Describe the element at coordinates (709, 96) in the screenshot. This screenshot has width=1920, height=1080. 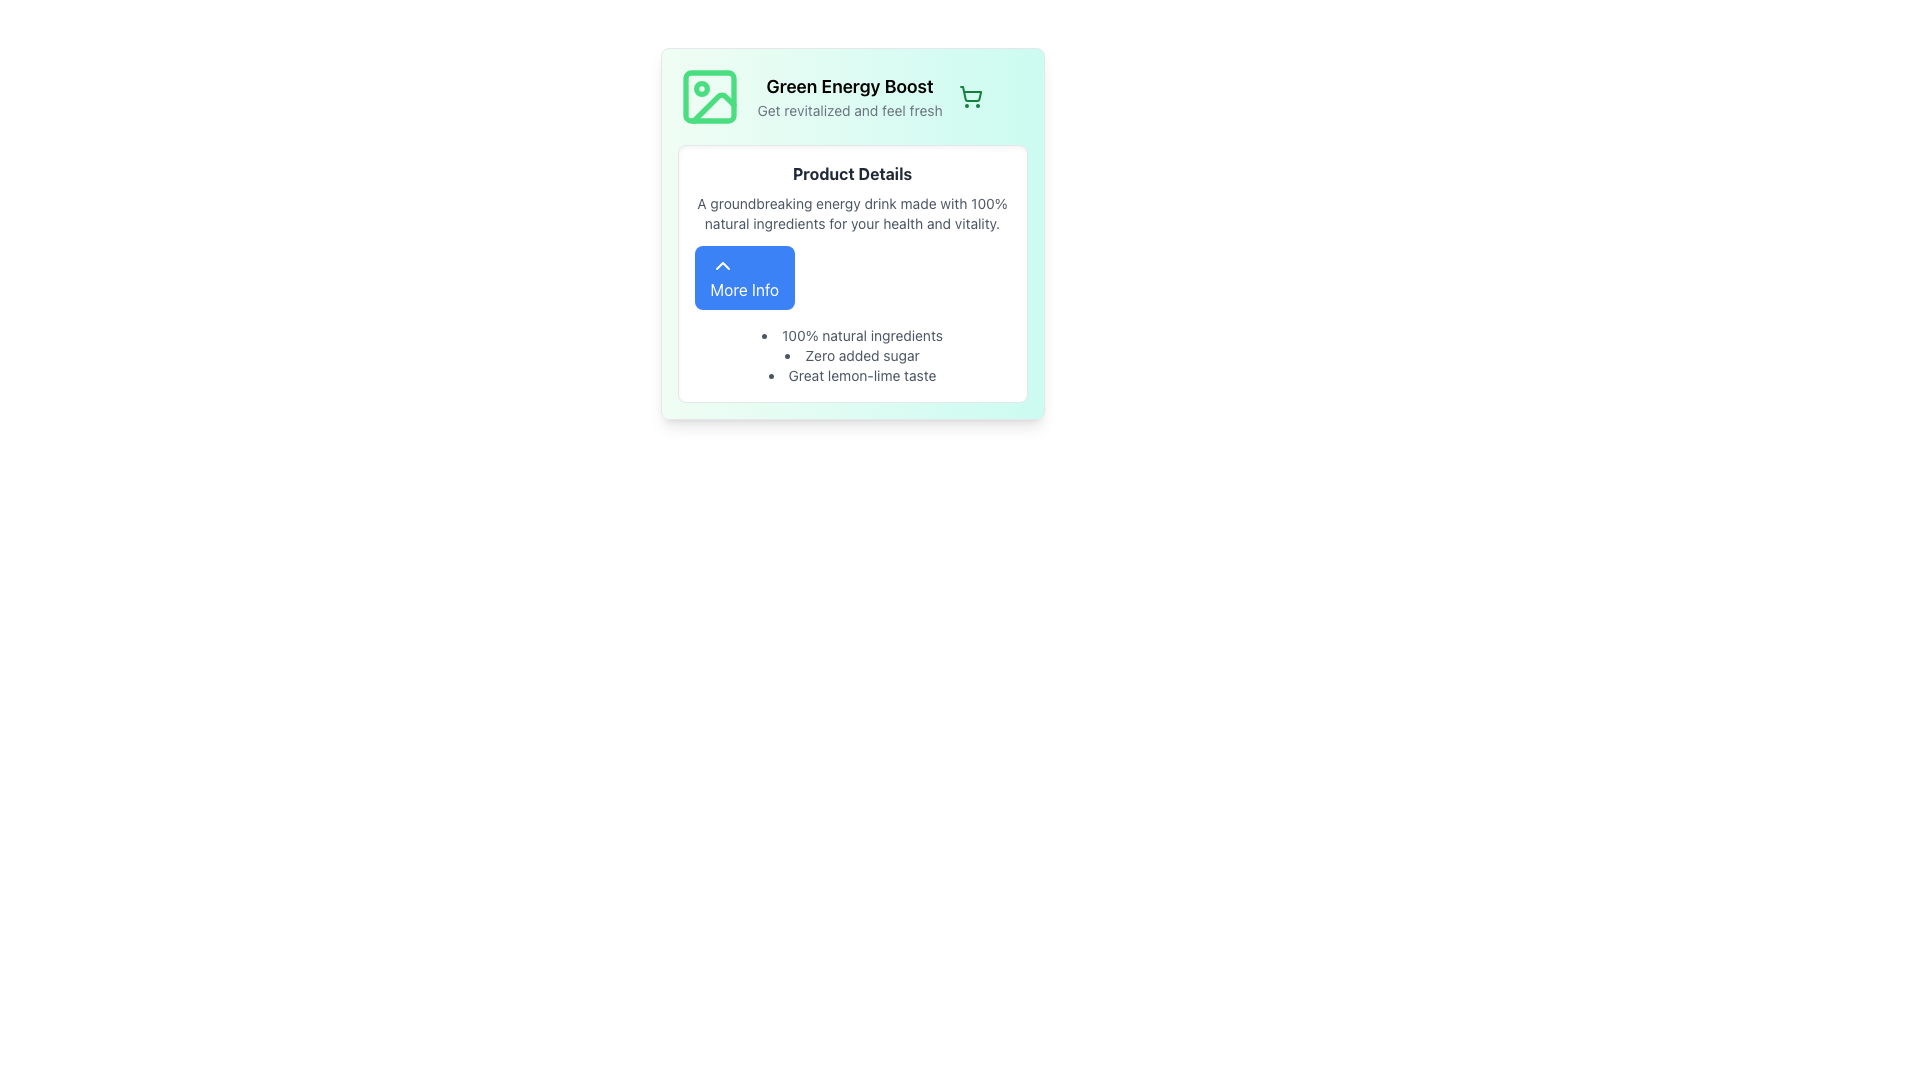
I see `the small rectangular shape with rounded corners that is part of the green-bordered icon located in the top-left section of the card layout` at that location.